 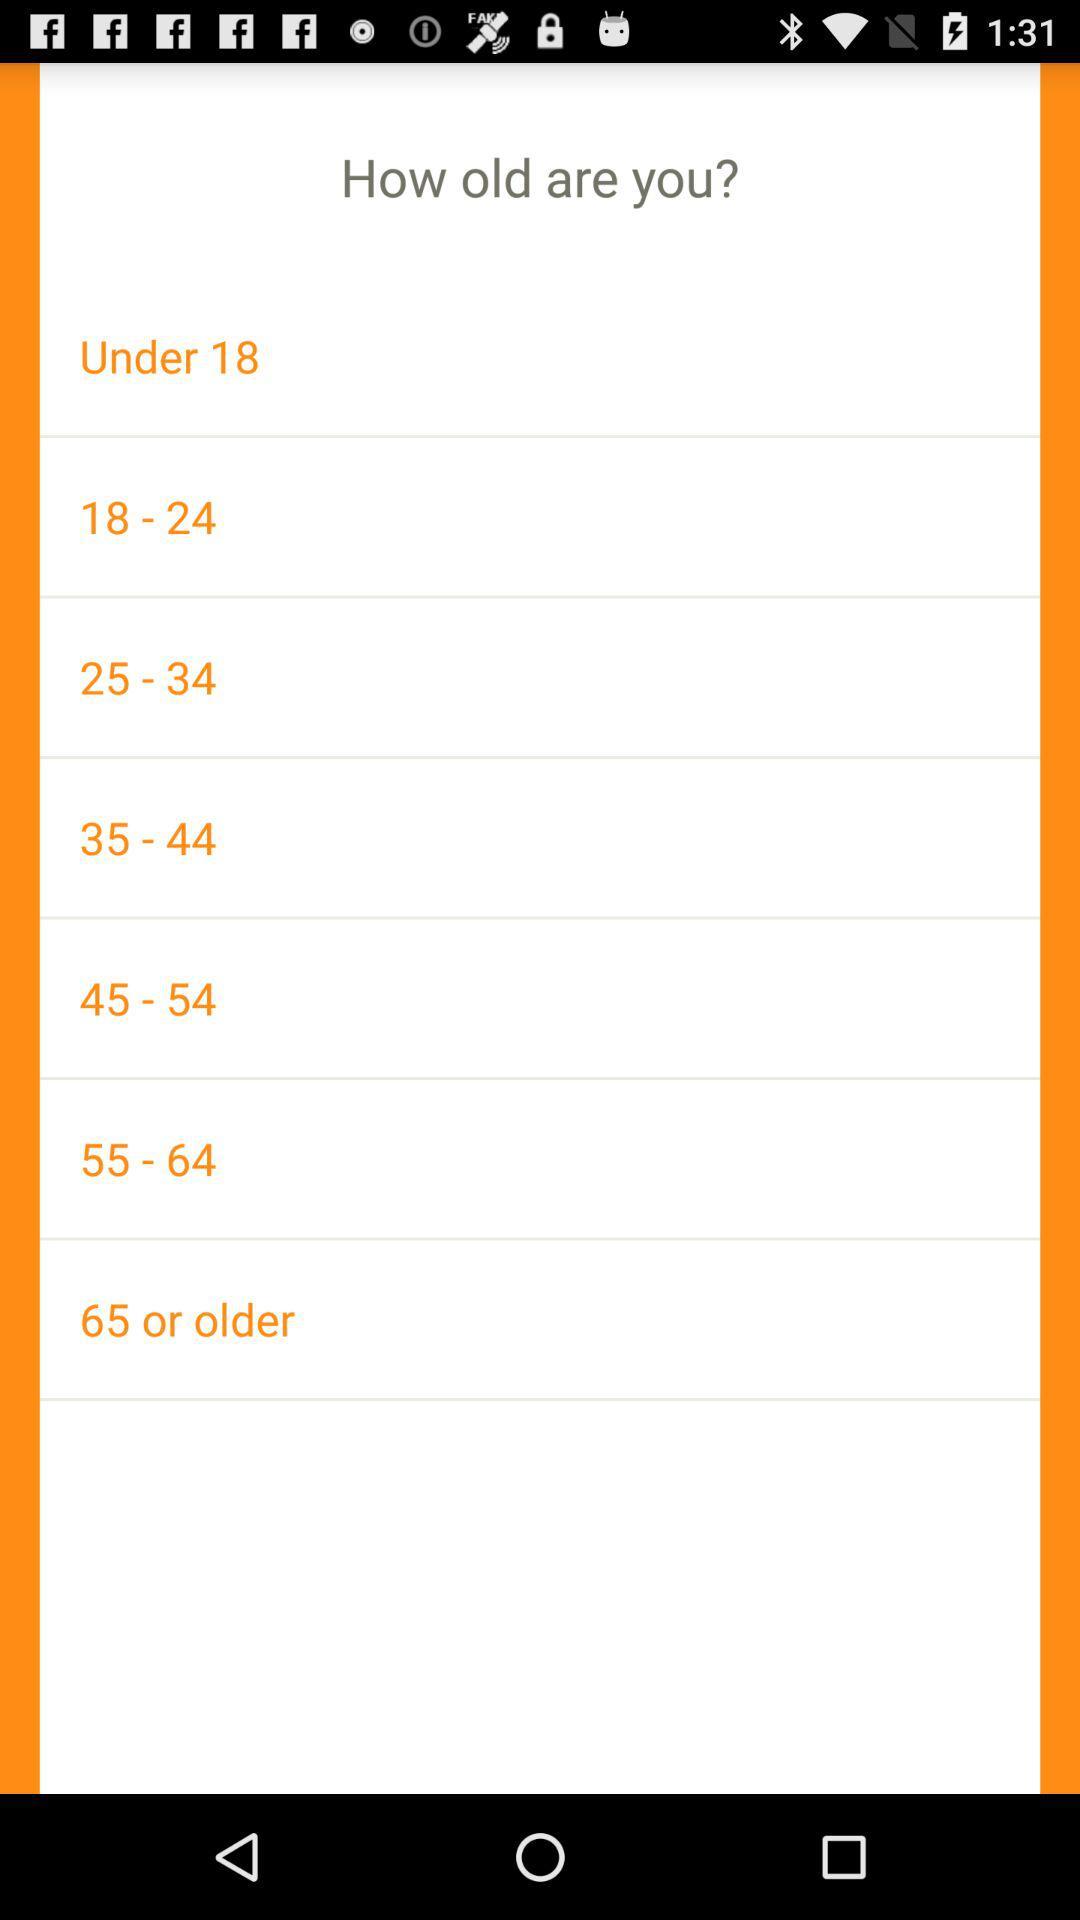 What do you see at coordinates (540, 356) in the screenshot?
I see `under 18 app` at bounding box center [540, 356].